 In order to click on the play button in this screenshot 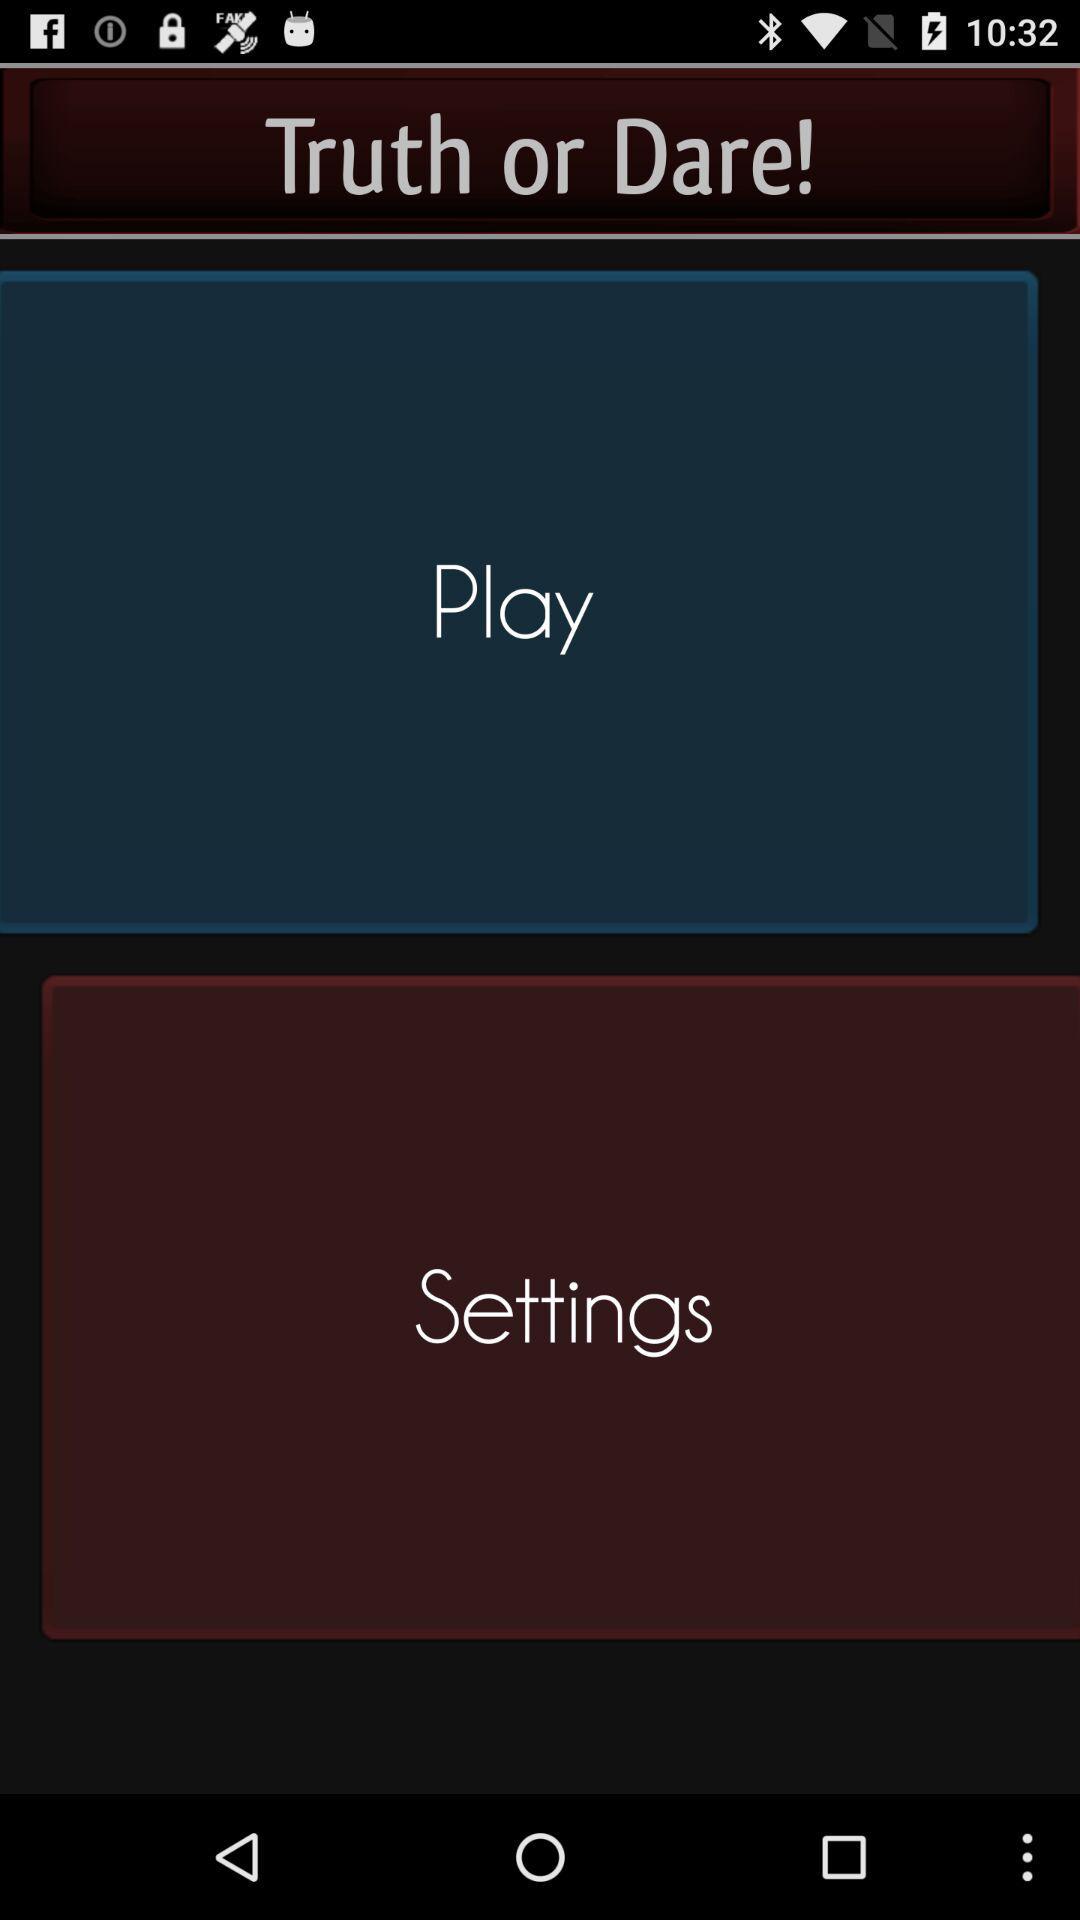, I will do `click(525, 610)`.